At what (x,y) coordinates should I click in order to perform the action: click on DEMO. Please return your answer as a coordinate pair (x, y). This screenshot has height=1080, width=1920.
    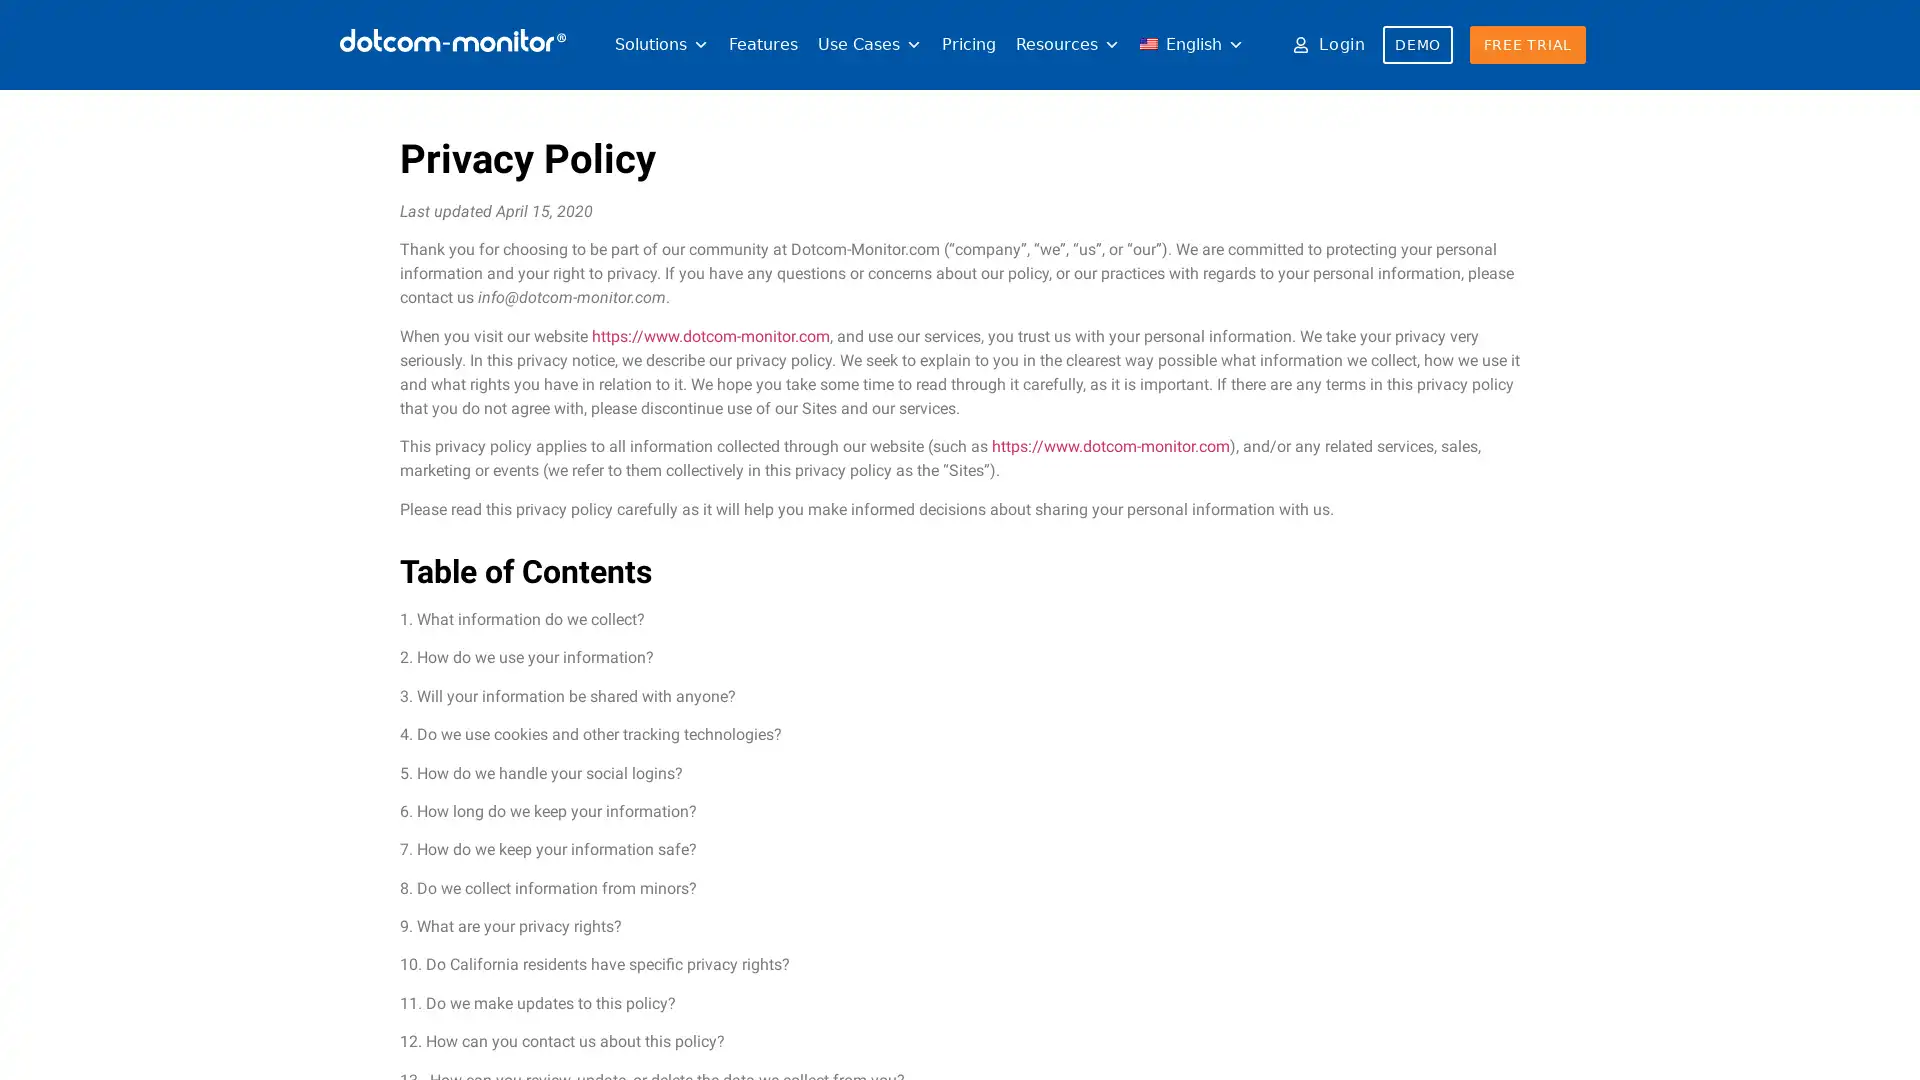
    Looking at the image, I should click on (1416, 45).